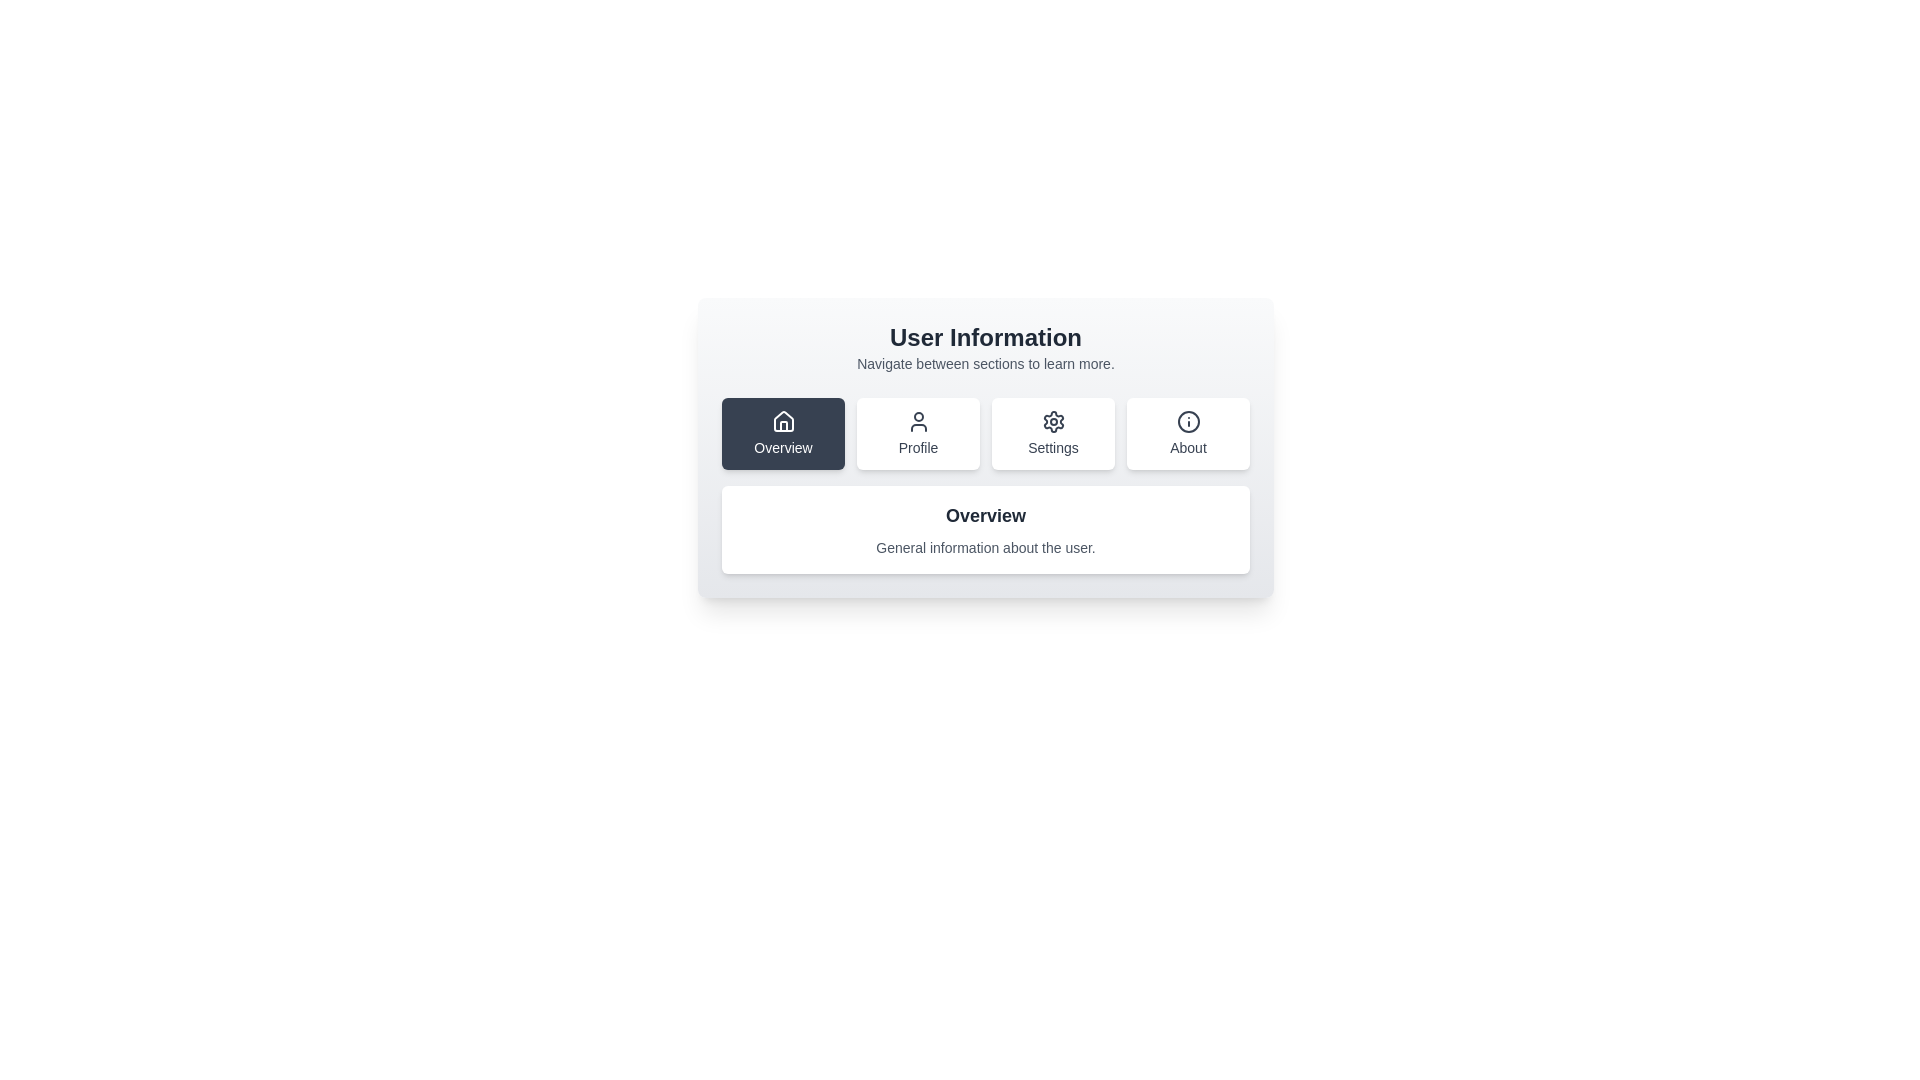 The width and height of the screenshot is (1920, 1080). What do you see at coordinates (782, 446) in the screenshot?
I see `the 'Overview' text label element, which is styled with a medium font size and positioned below a house icon in a dark-colored rectangular button, located under the 'User Information' heading` at bounding box center [782, 446].